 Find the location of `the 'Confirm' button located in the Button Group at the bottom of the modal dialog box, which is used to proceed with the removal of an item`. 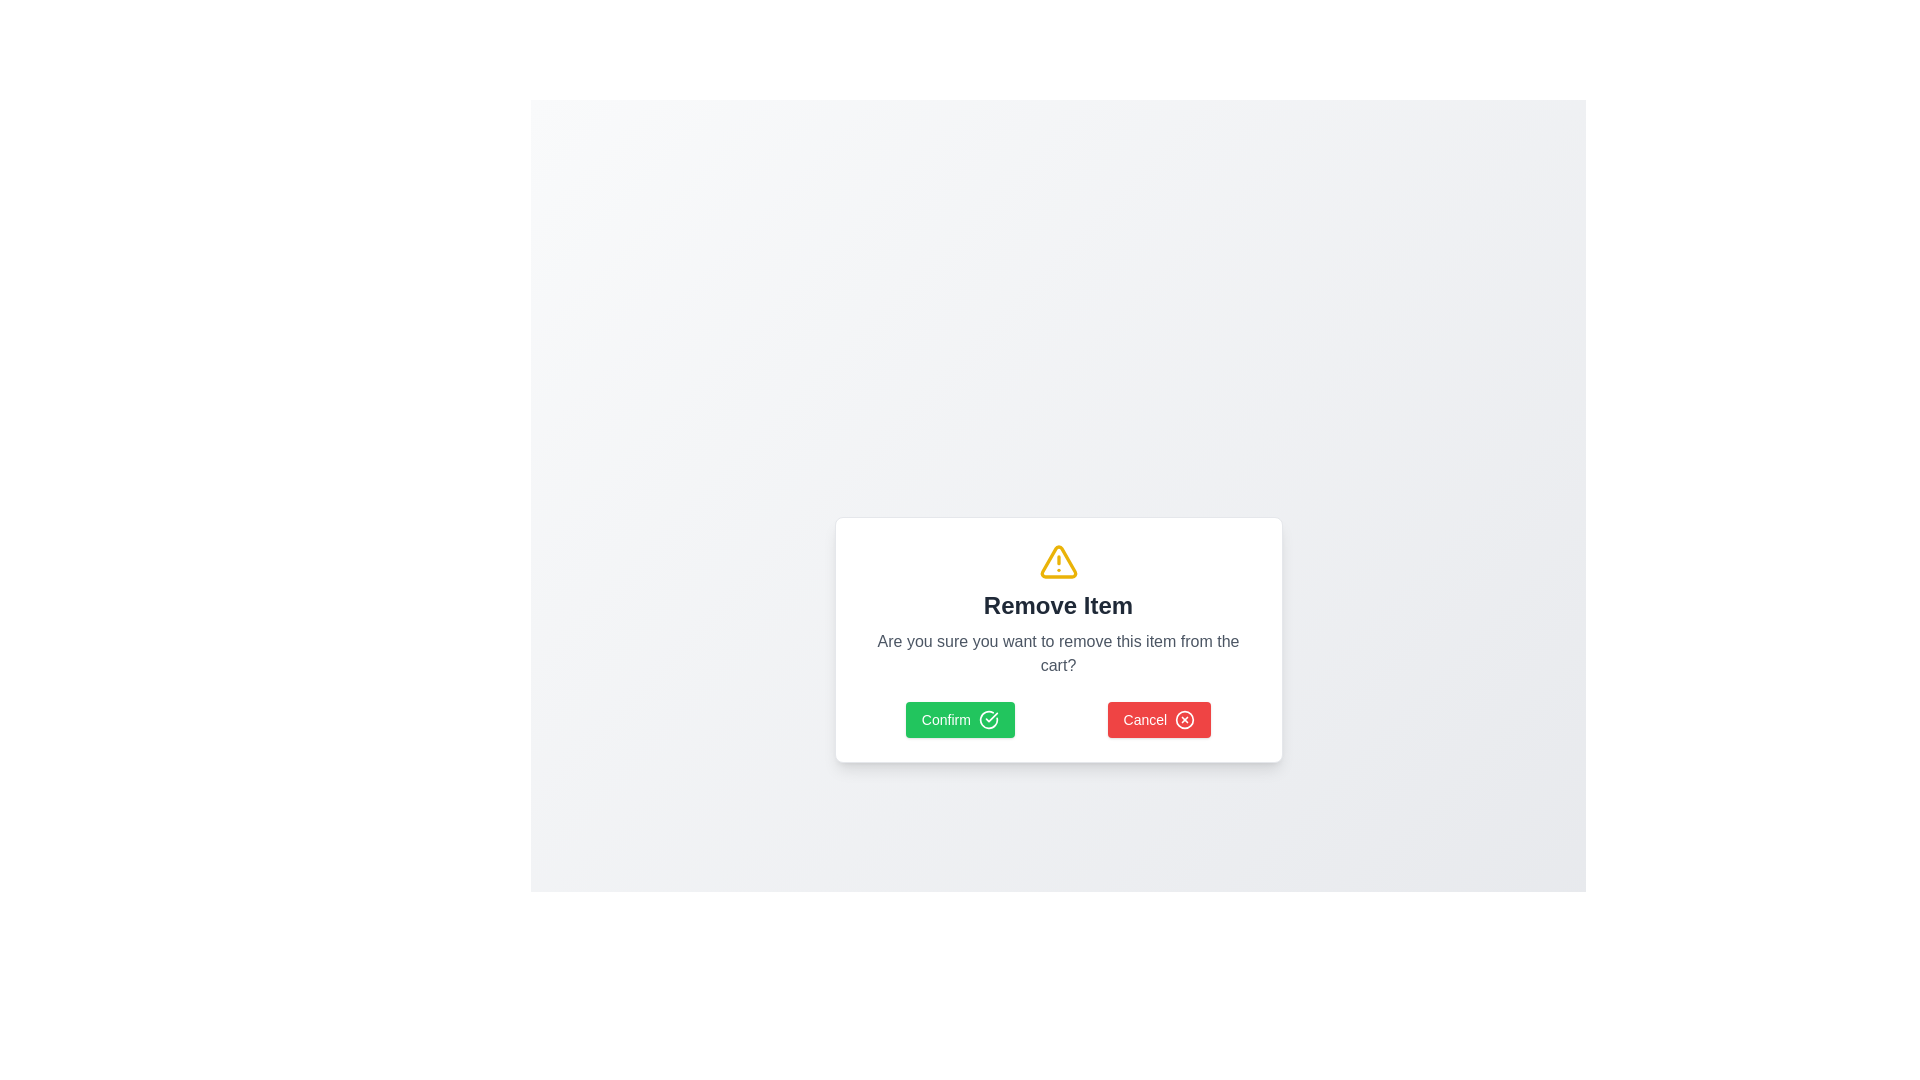

the 'Confirm' button located in the Button Group at the bottom of the modal dialog box, which is used to proceed with the removal of an item is located at coordinates (1057, 720).